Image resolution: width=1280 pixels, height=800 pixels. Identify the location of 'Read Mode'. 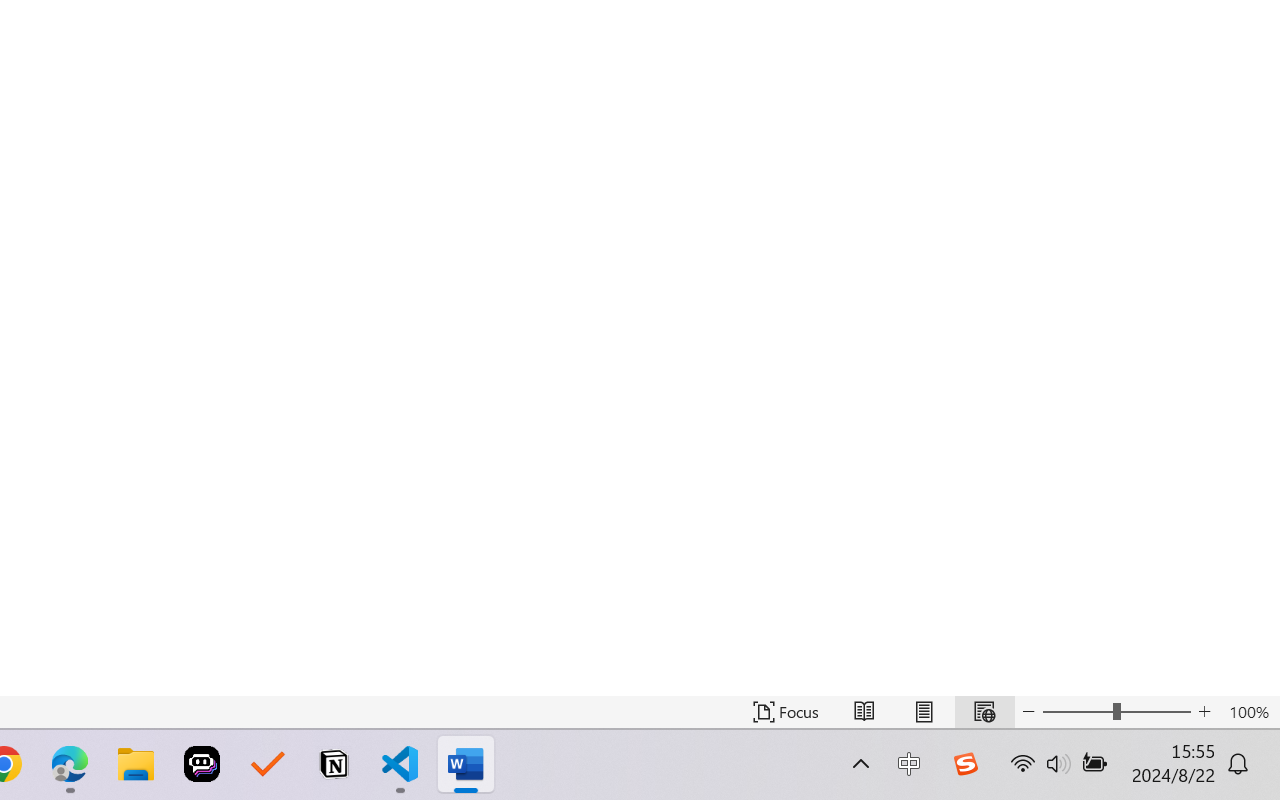
(864, 711).